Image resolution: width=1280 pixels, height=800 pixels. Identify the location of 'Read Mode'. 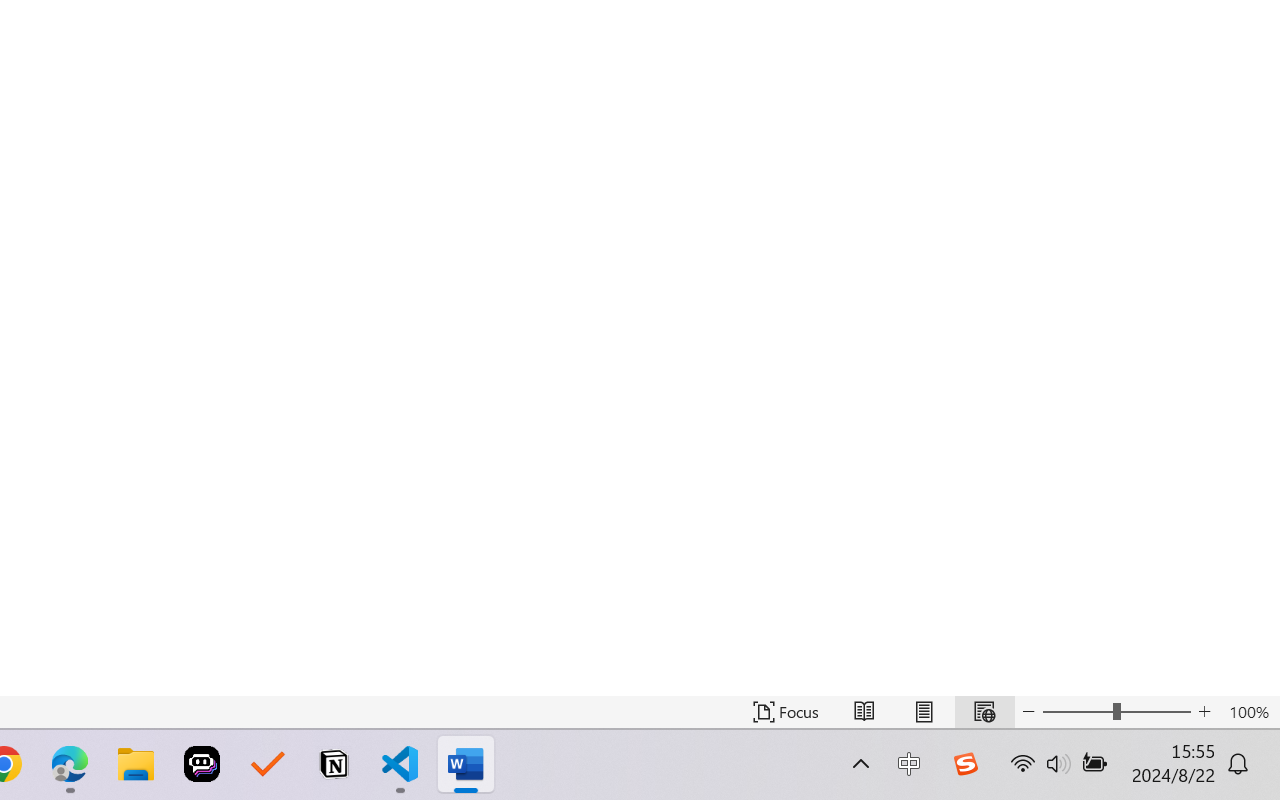
(864, 711).